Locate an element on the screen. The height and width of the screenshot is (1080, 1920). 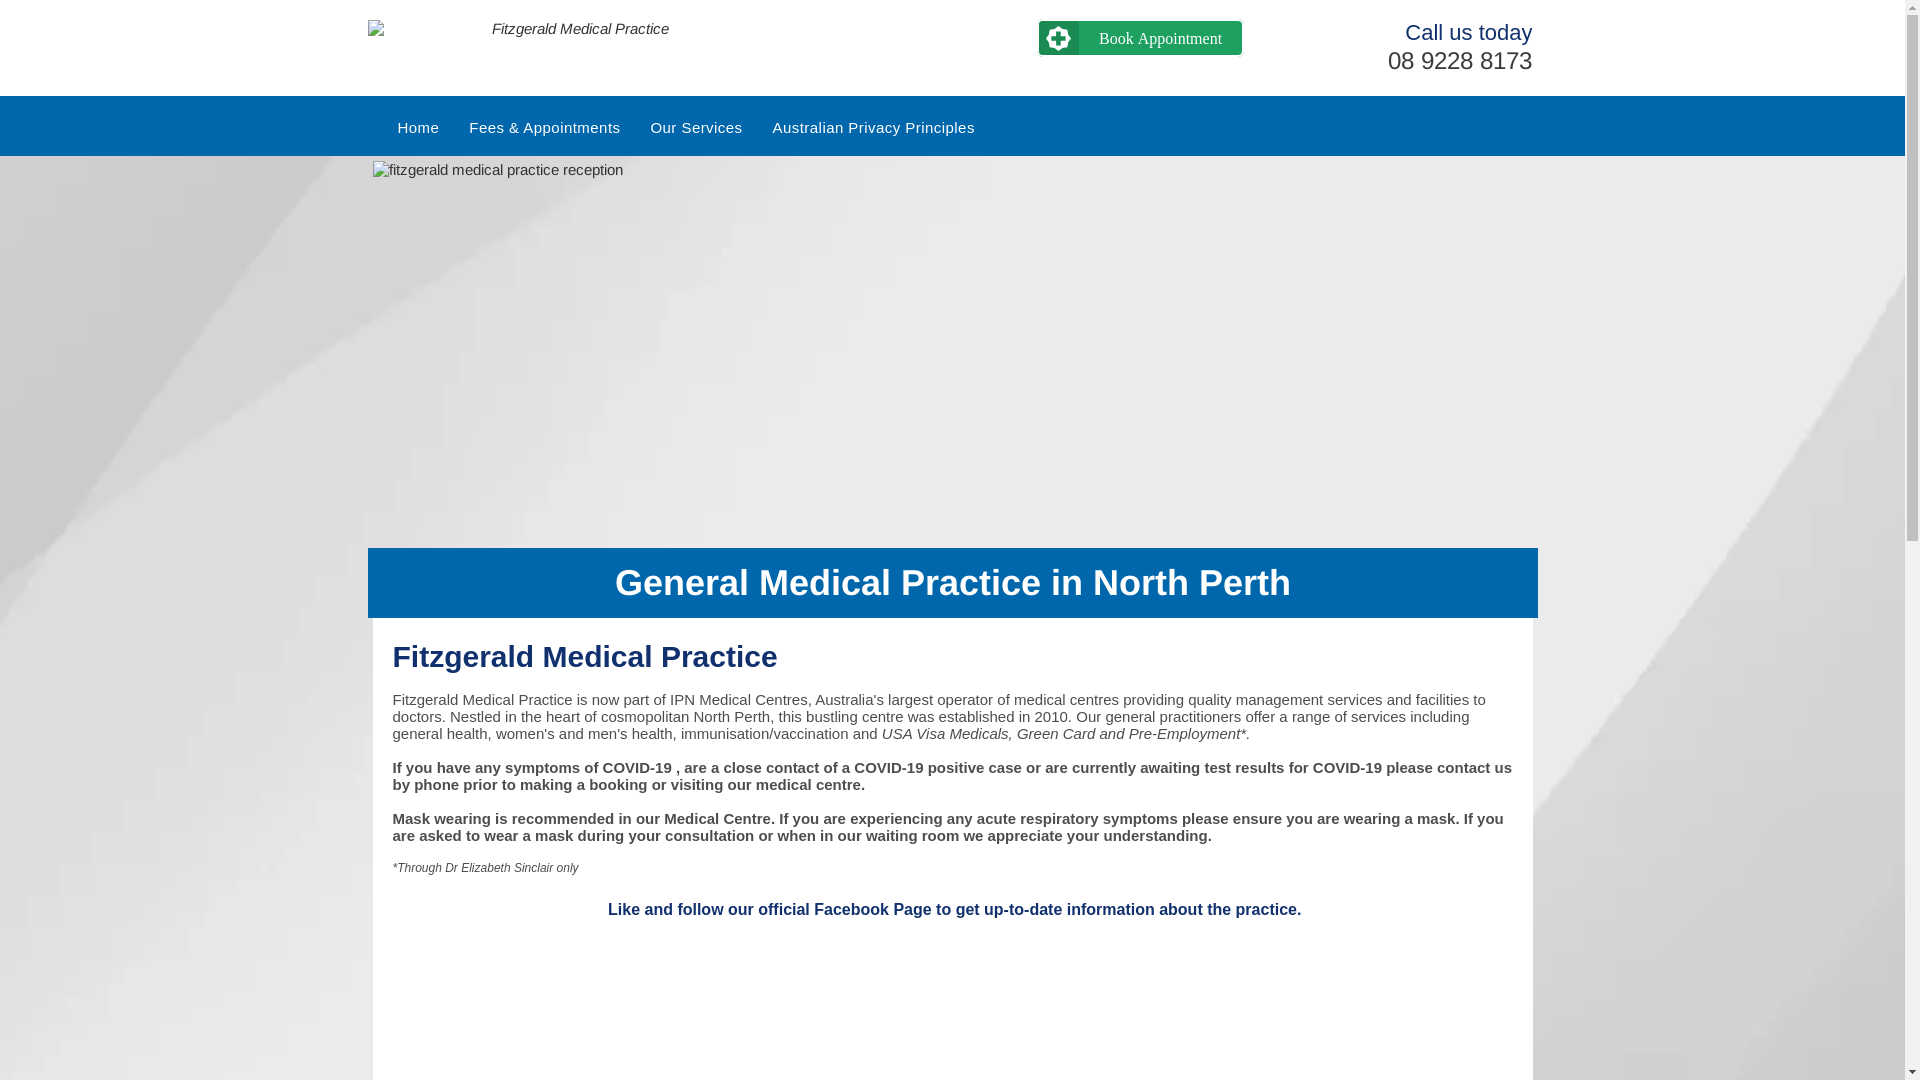
'Australian Privacy Principles' is located at coordinates (873, 127).